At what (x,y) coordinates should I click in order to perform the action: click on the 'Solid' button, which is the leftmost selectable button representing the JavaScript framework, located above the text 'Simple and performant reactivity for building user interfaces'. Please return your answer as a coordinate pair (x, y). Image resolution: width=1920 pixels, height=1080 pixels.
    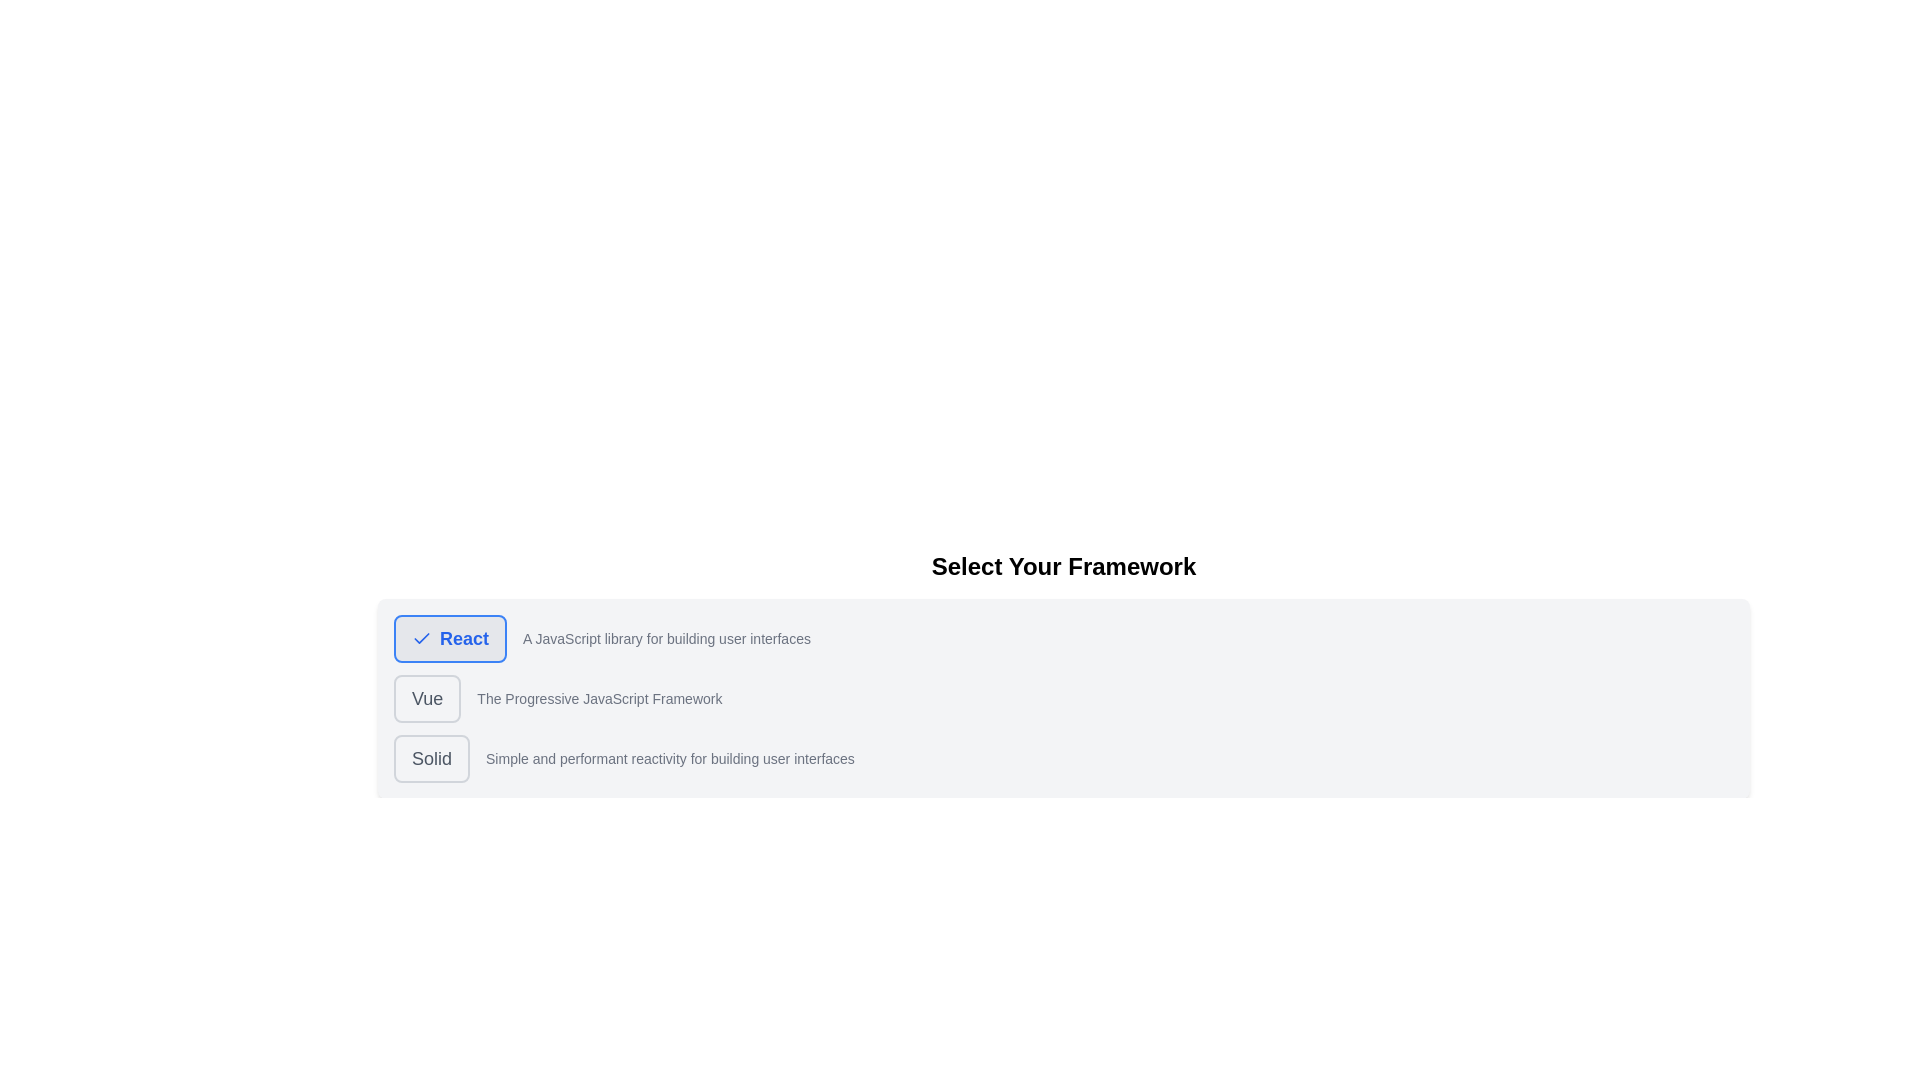
    Looking at the image, I should click on (431, 759).